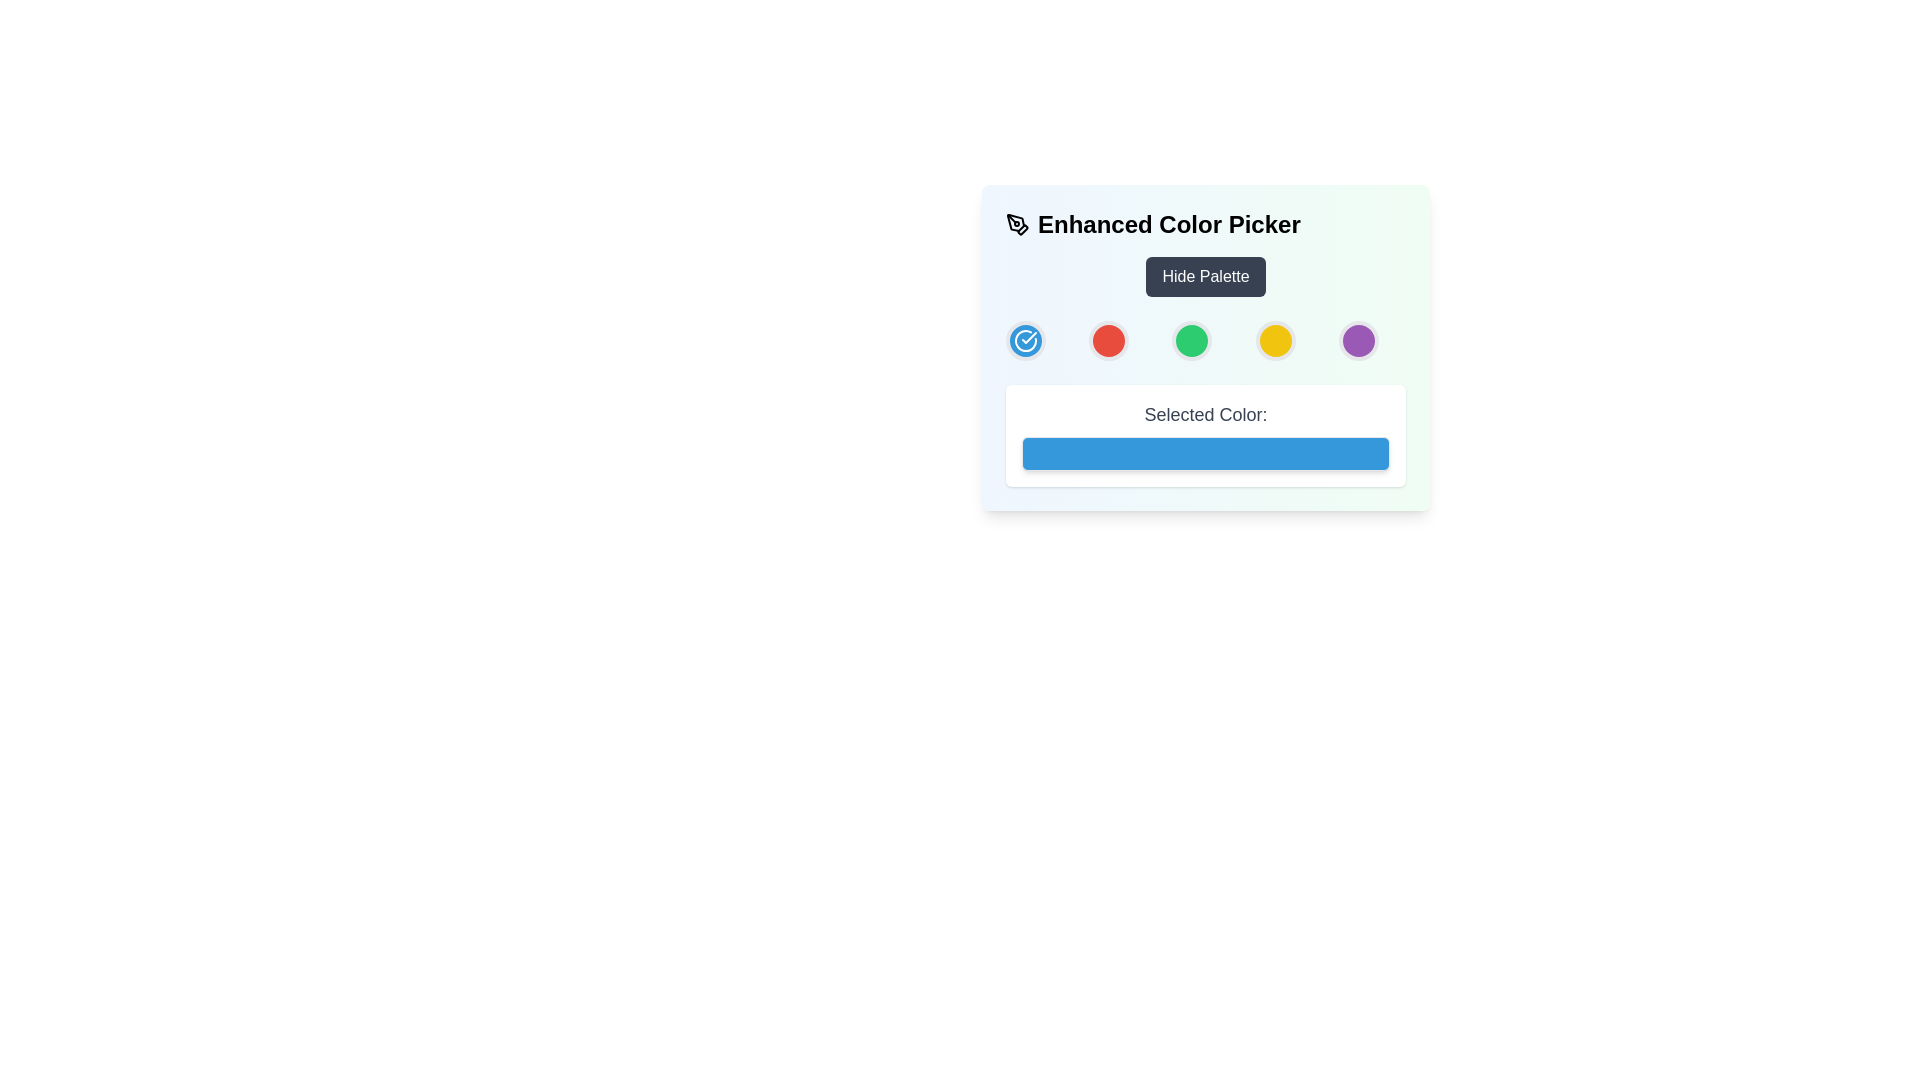 This screenshot has height=1080, width=1920. What do you see at coordinates (1204, 277) in the screenshot?
I see `the button located centrally within the 'Enhanced Color Picker' interface to hide the palette display` at bounding box center [1204, 277].